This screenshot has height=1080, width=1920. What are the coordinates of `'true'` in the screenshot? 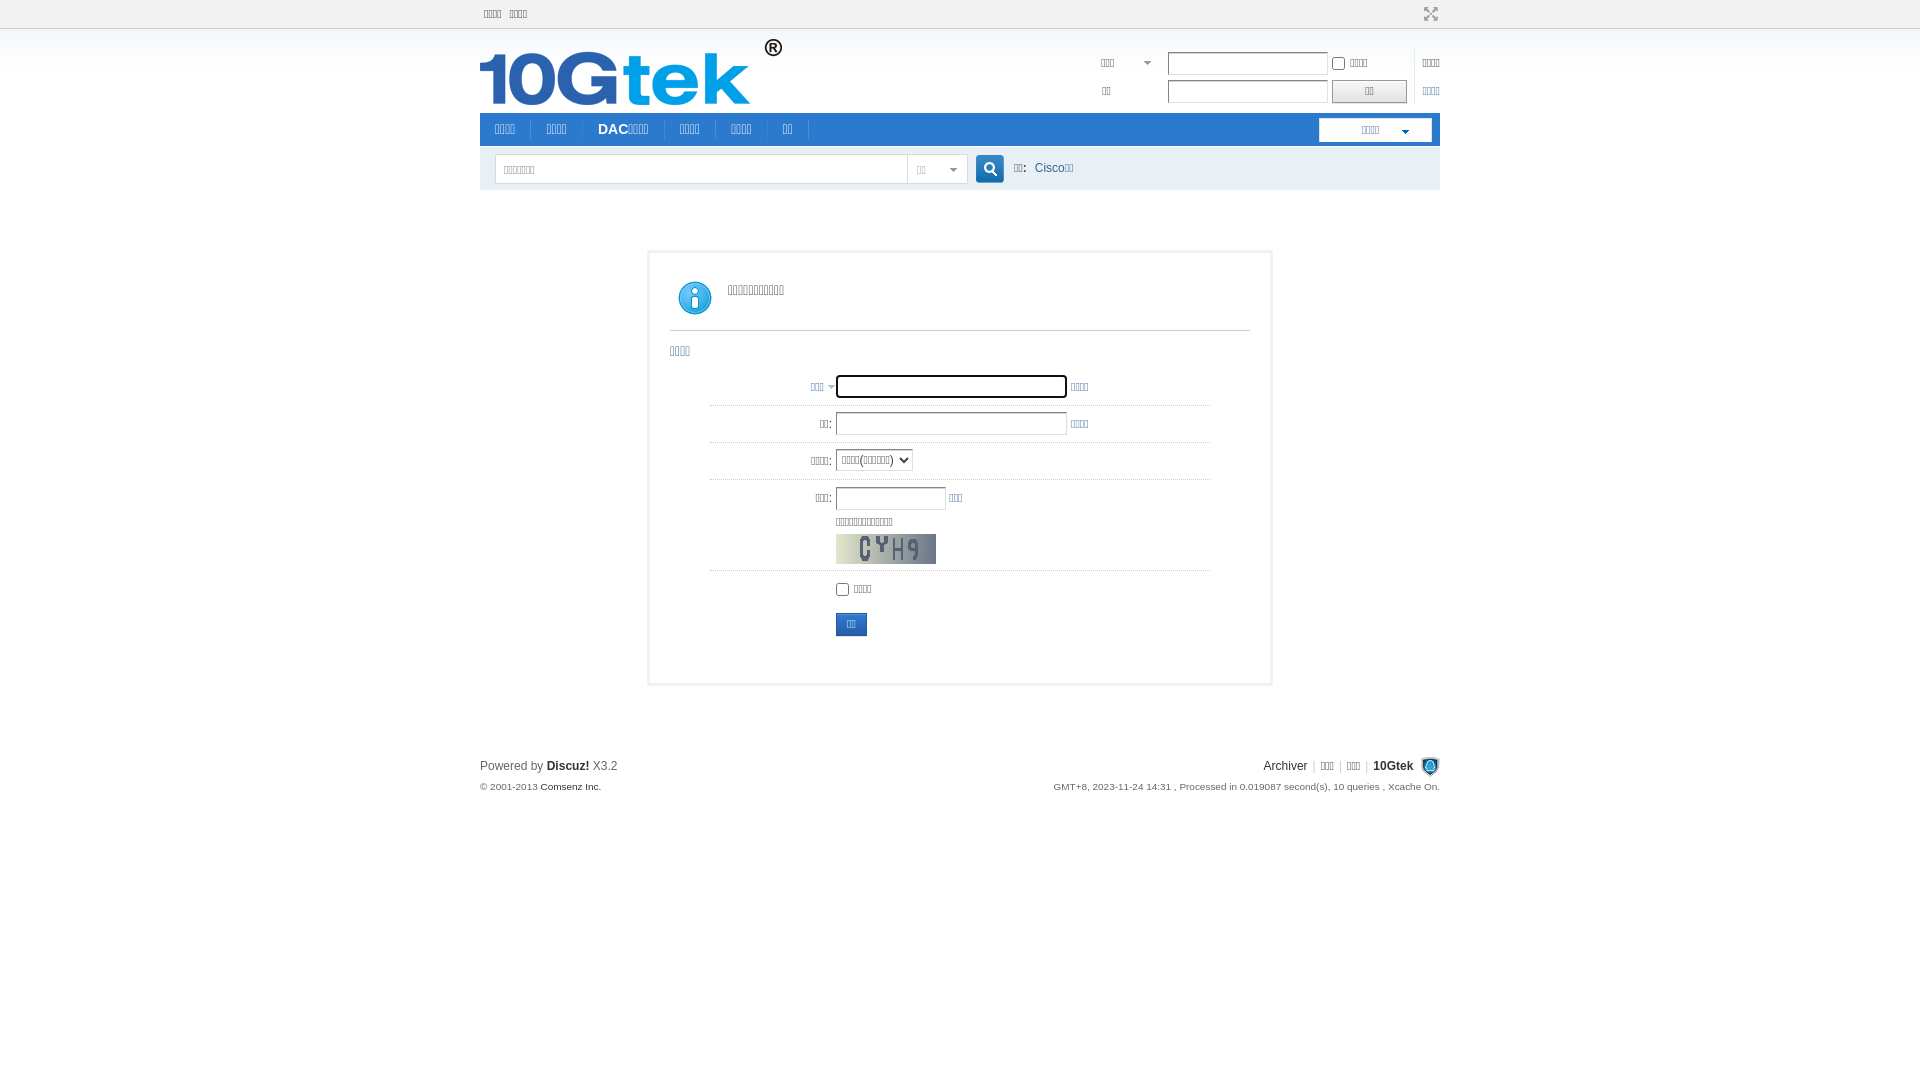 It's located at (982, 168).